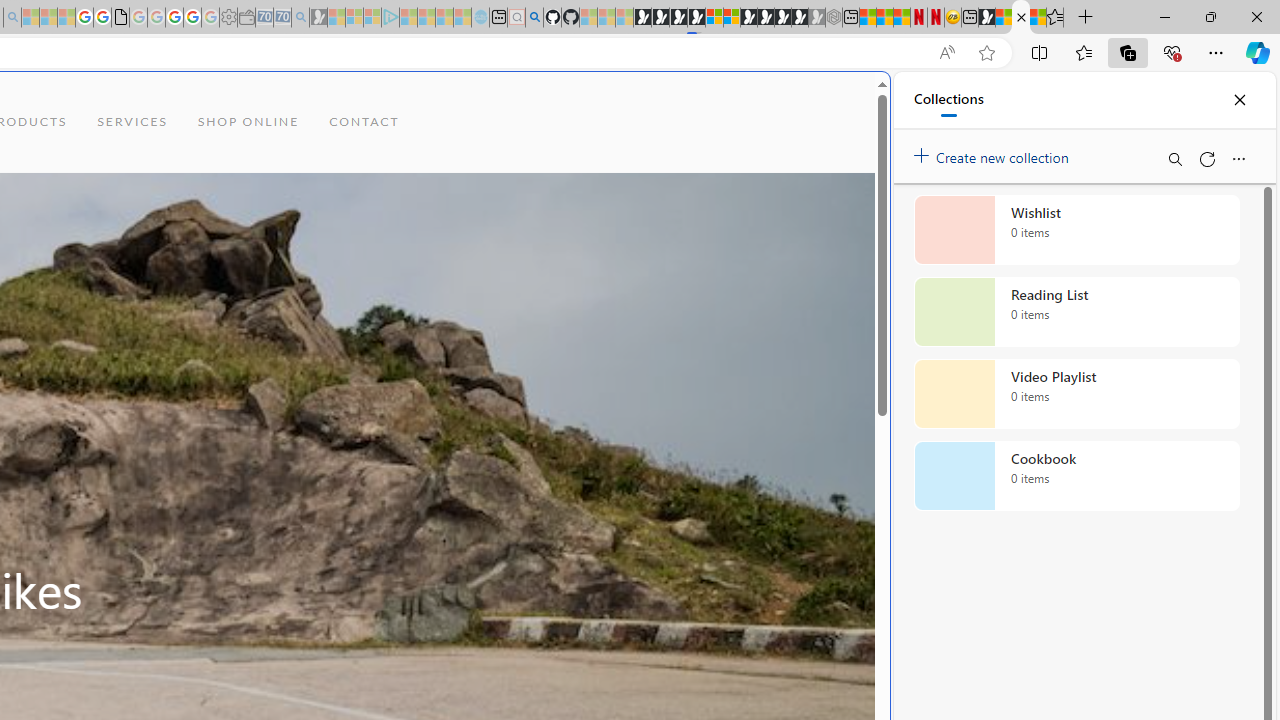 The image size is (1280, 720). Describe the element at coordinates (1076, 475) in the screenshot. I see `'Cookbook collection, 0 items'` at that location.